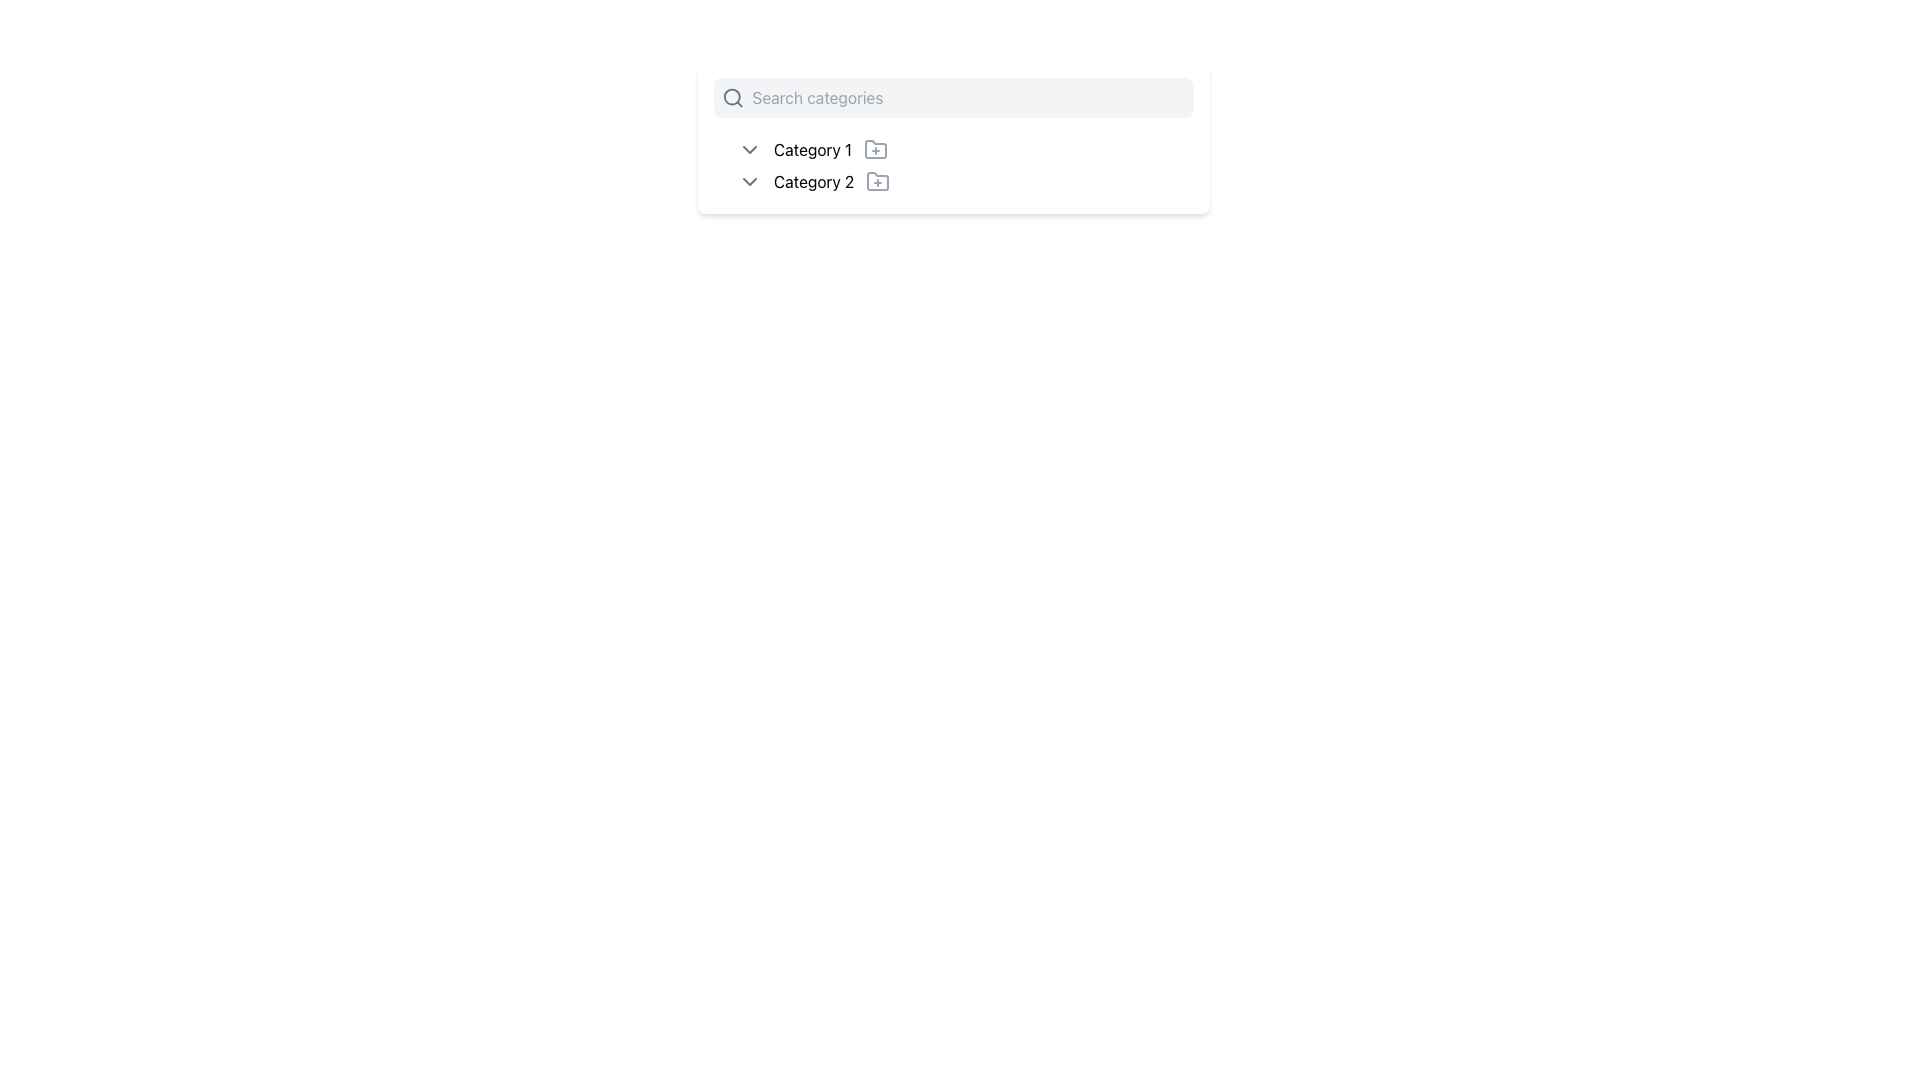 This screenshot has height=1080, width=1920. What do you see at coordinates (878, 181) in the screenshot?
I see `the folder icon located to the right of the label 'Category 2'` at bounding box center [878, 181].